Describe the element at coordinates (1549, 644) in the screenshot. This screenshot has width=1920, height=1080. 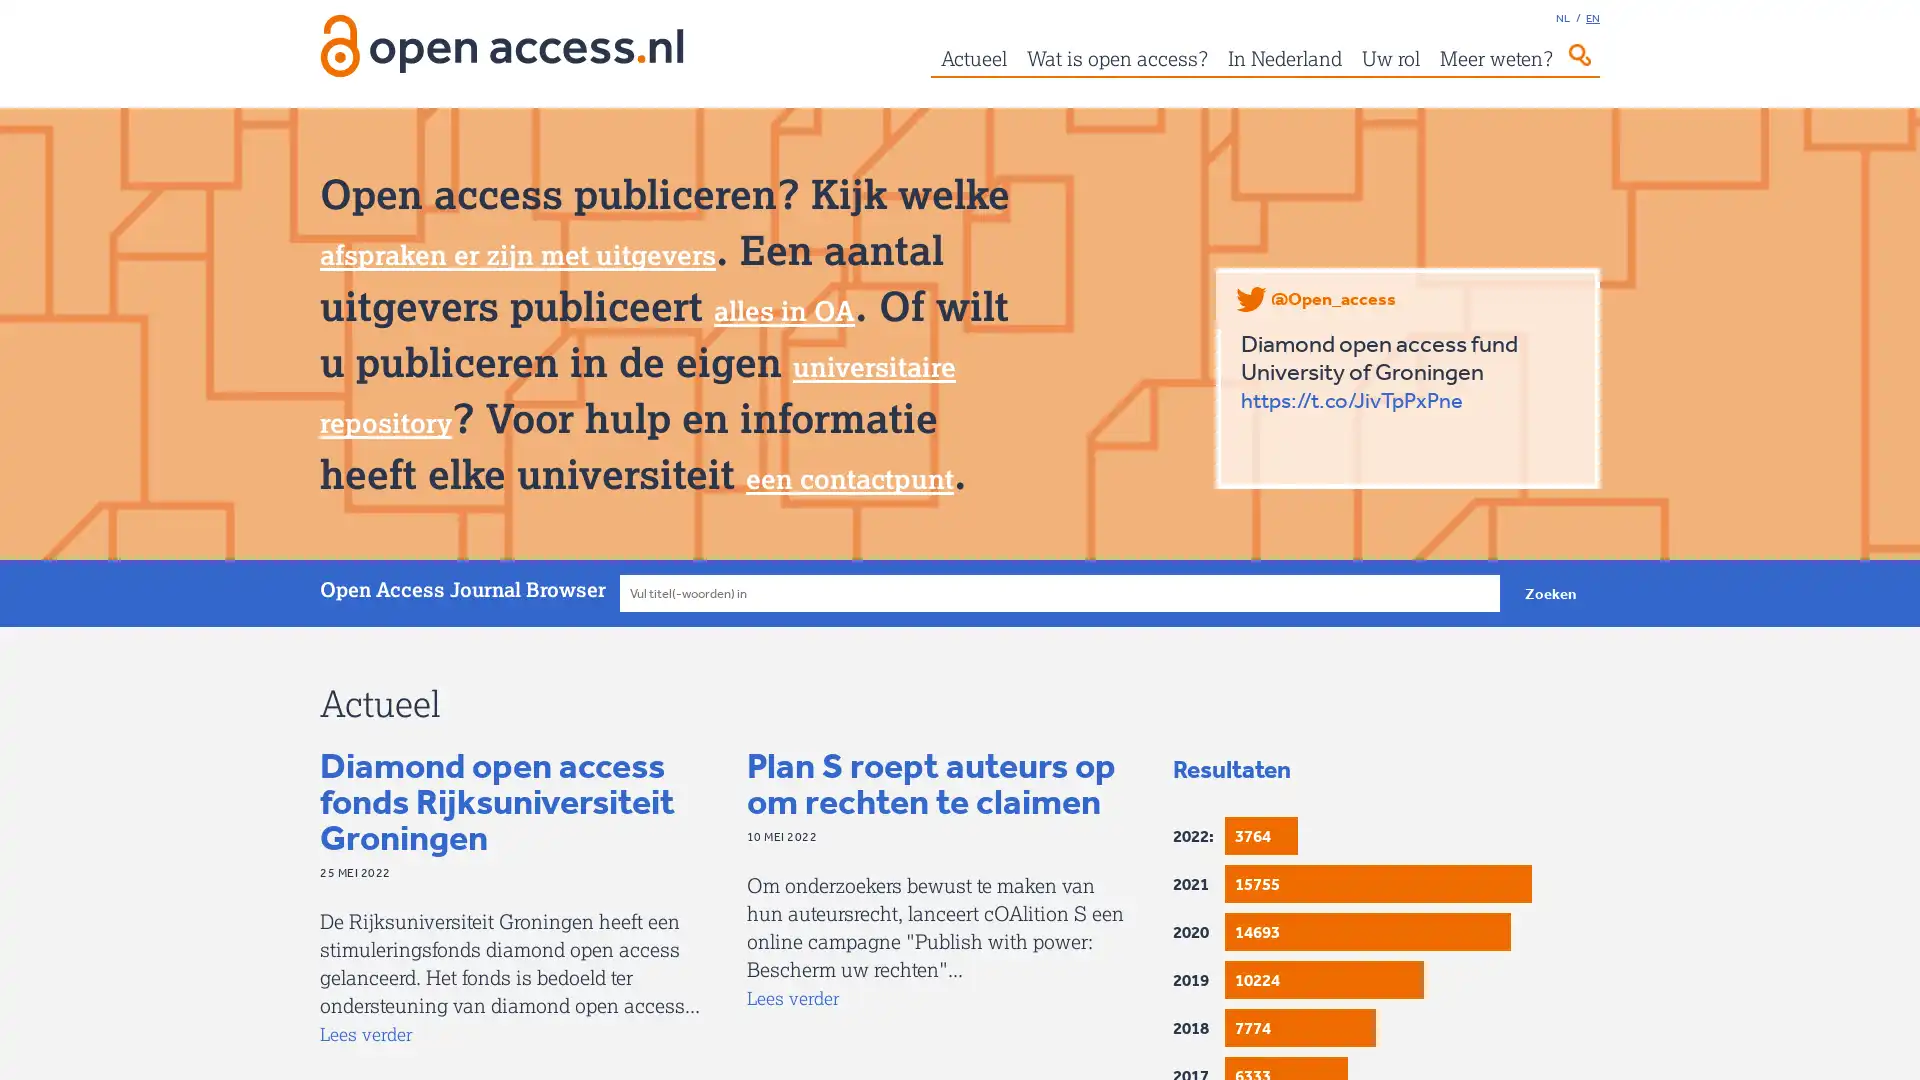
I see `Zoeken` at that location.